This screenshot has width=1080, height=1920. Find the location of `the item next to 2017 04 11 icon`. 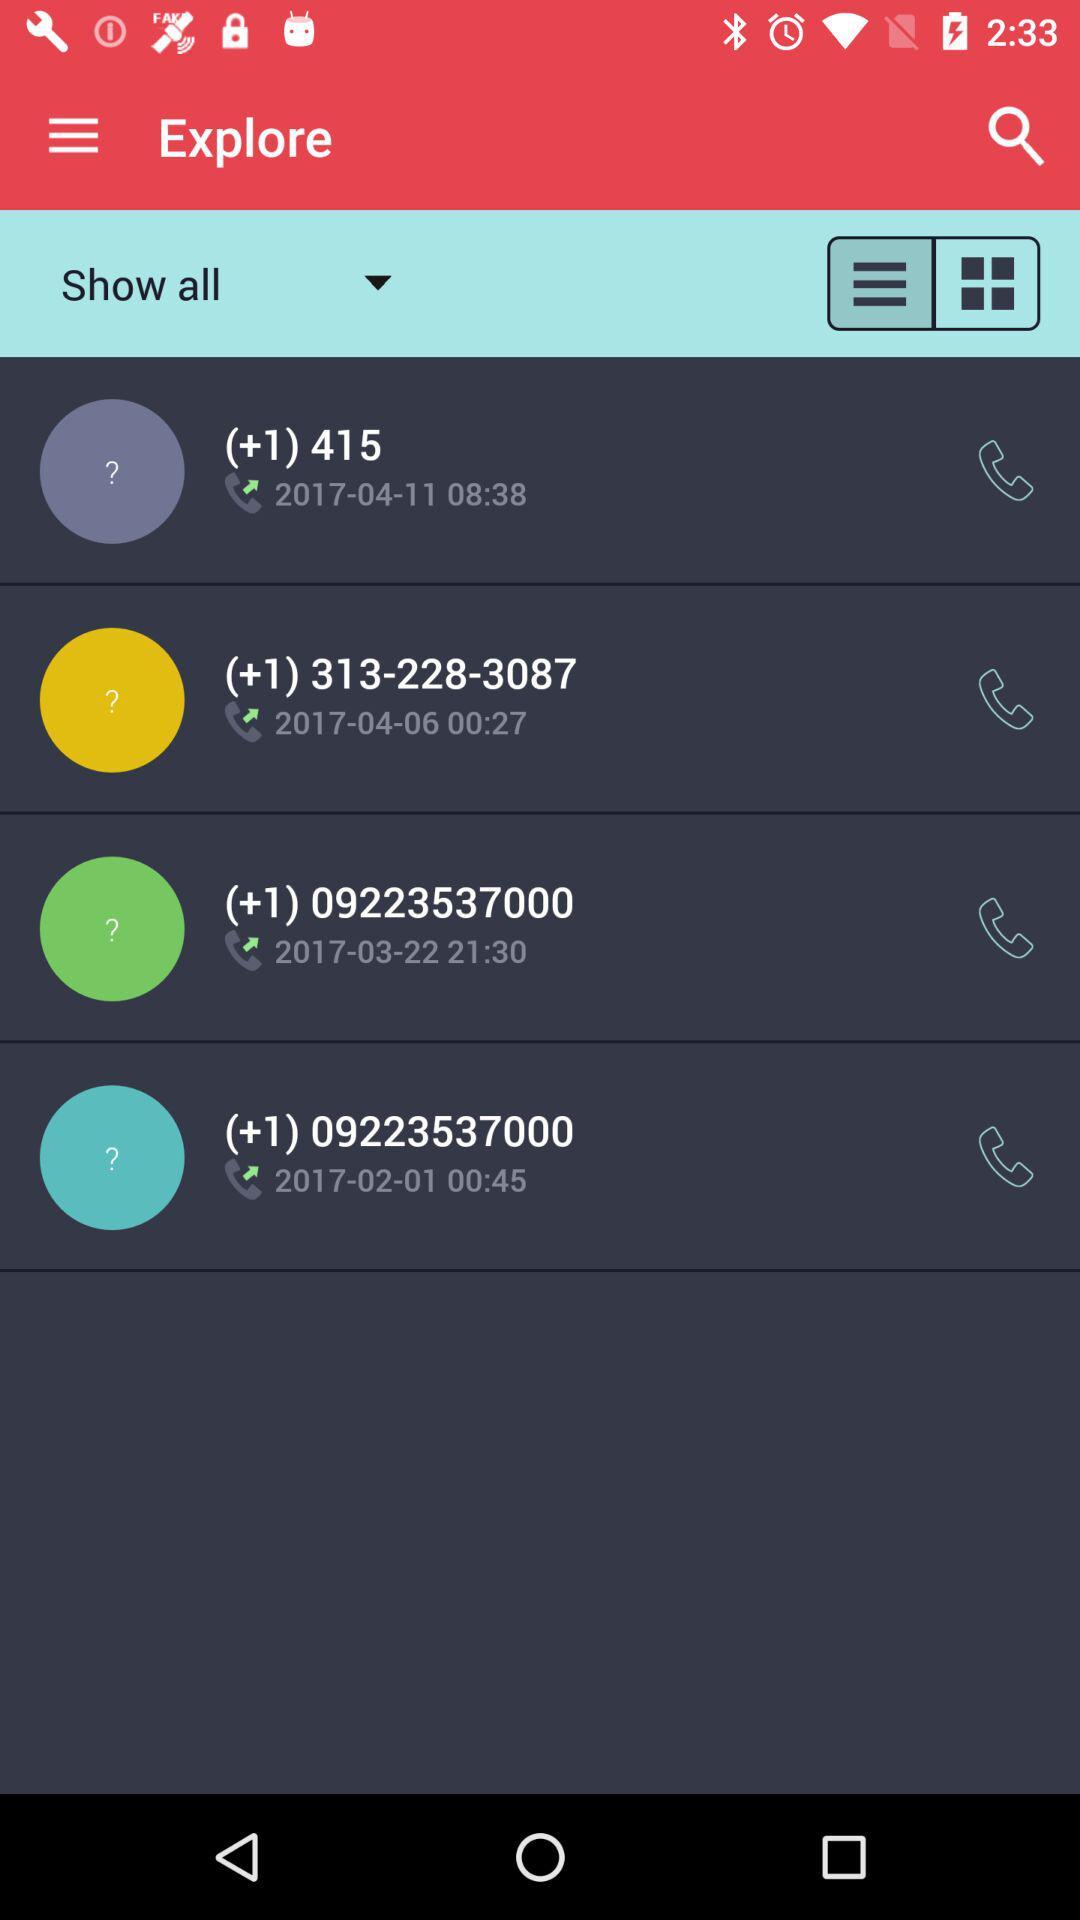

the item next to 2017 04 11 icon is located at coordinates (1006, 469).